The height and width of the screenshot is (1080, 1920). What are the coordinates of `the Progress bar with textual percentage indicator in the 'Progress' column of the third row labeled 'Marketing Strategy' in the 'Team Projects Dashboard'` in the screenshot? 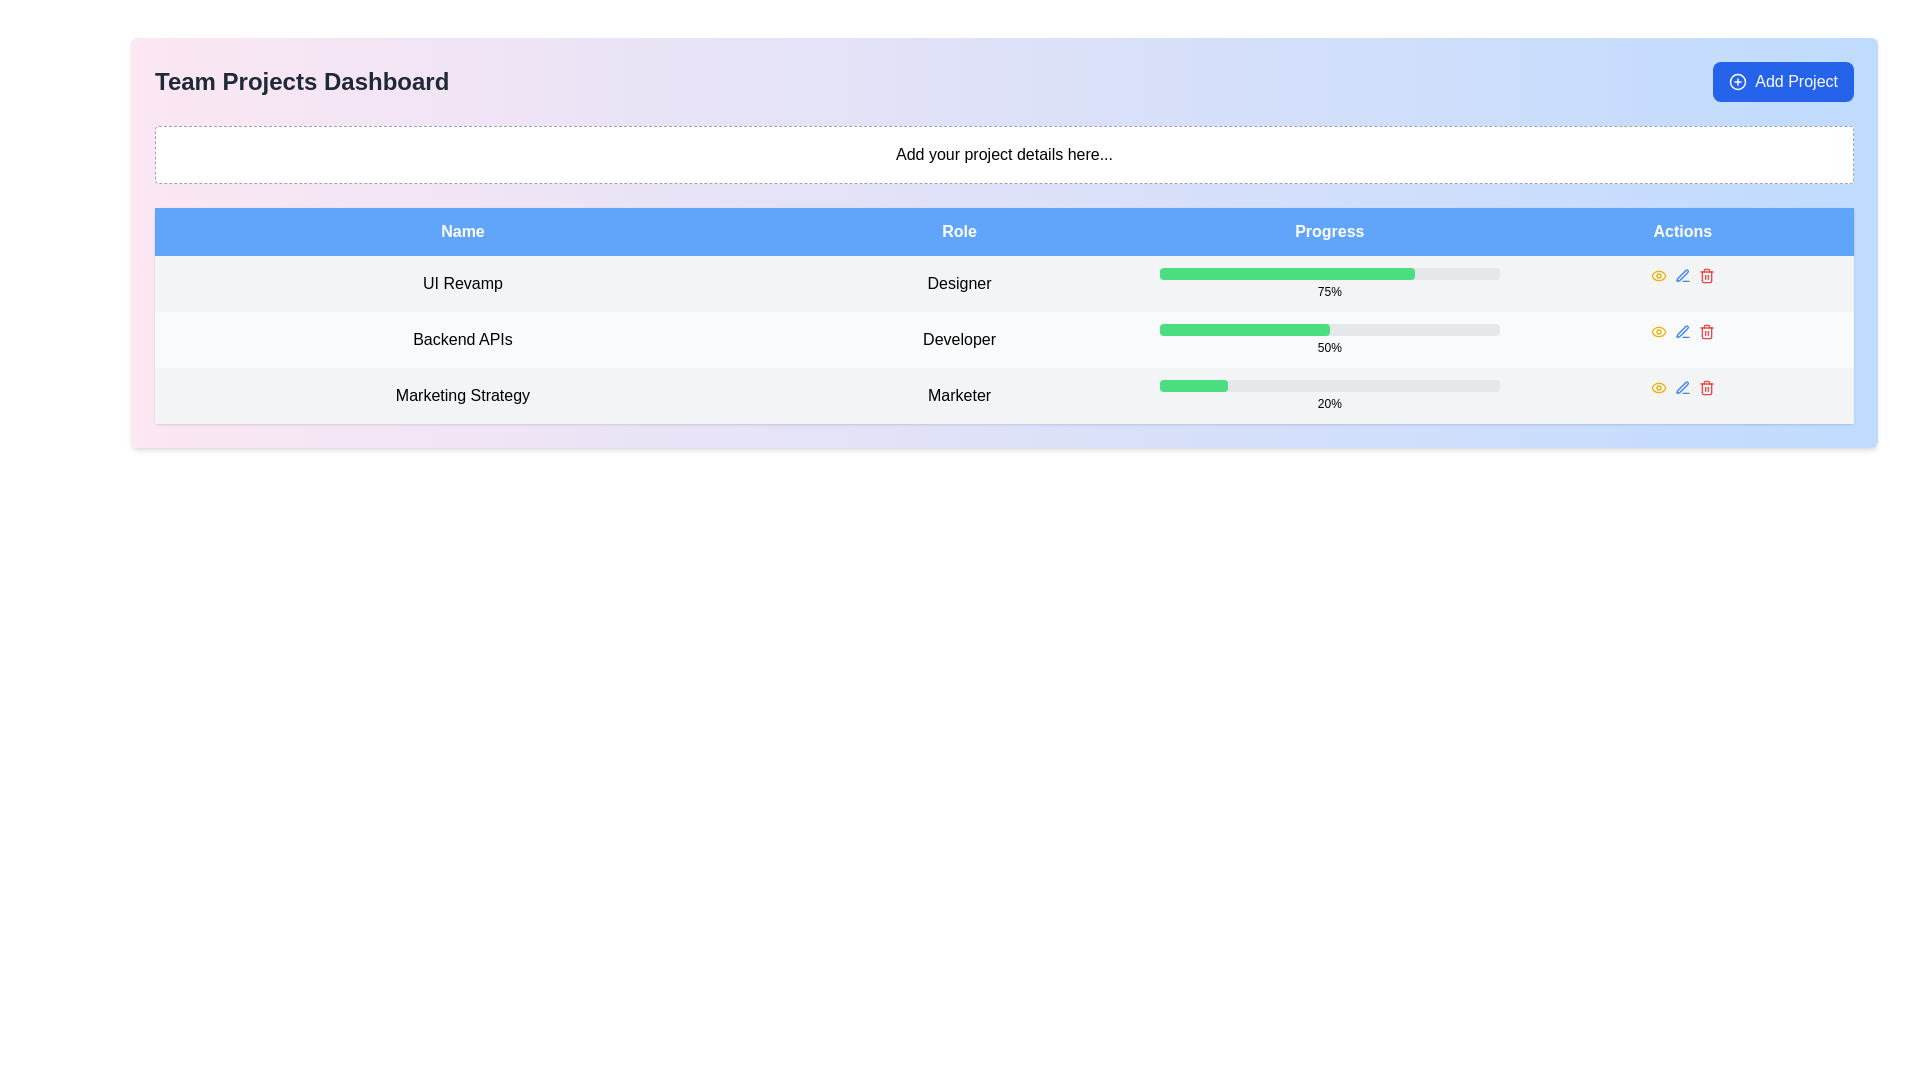 It's located at (1329, 396).